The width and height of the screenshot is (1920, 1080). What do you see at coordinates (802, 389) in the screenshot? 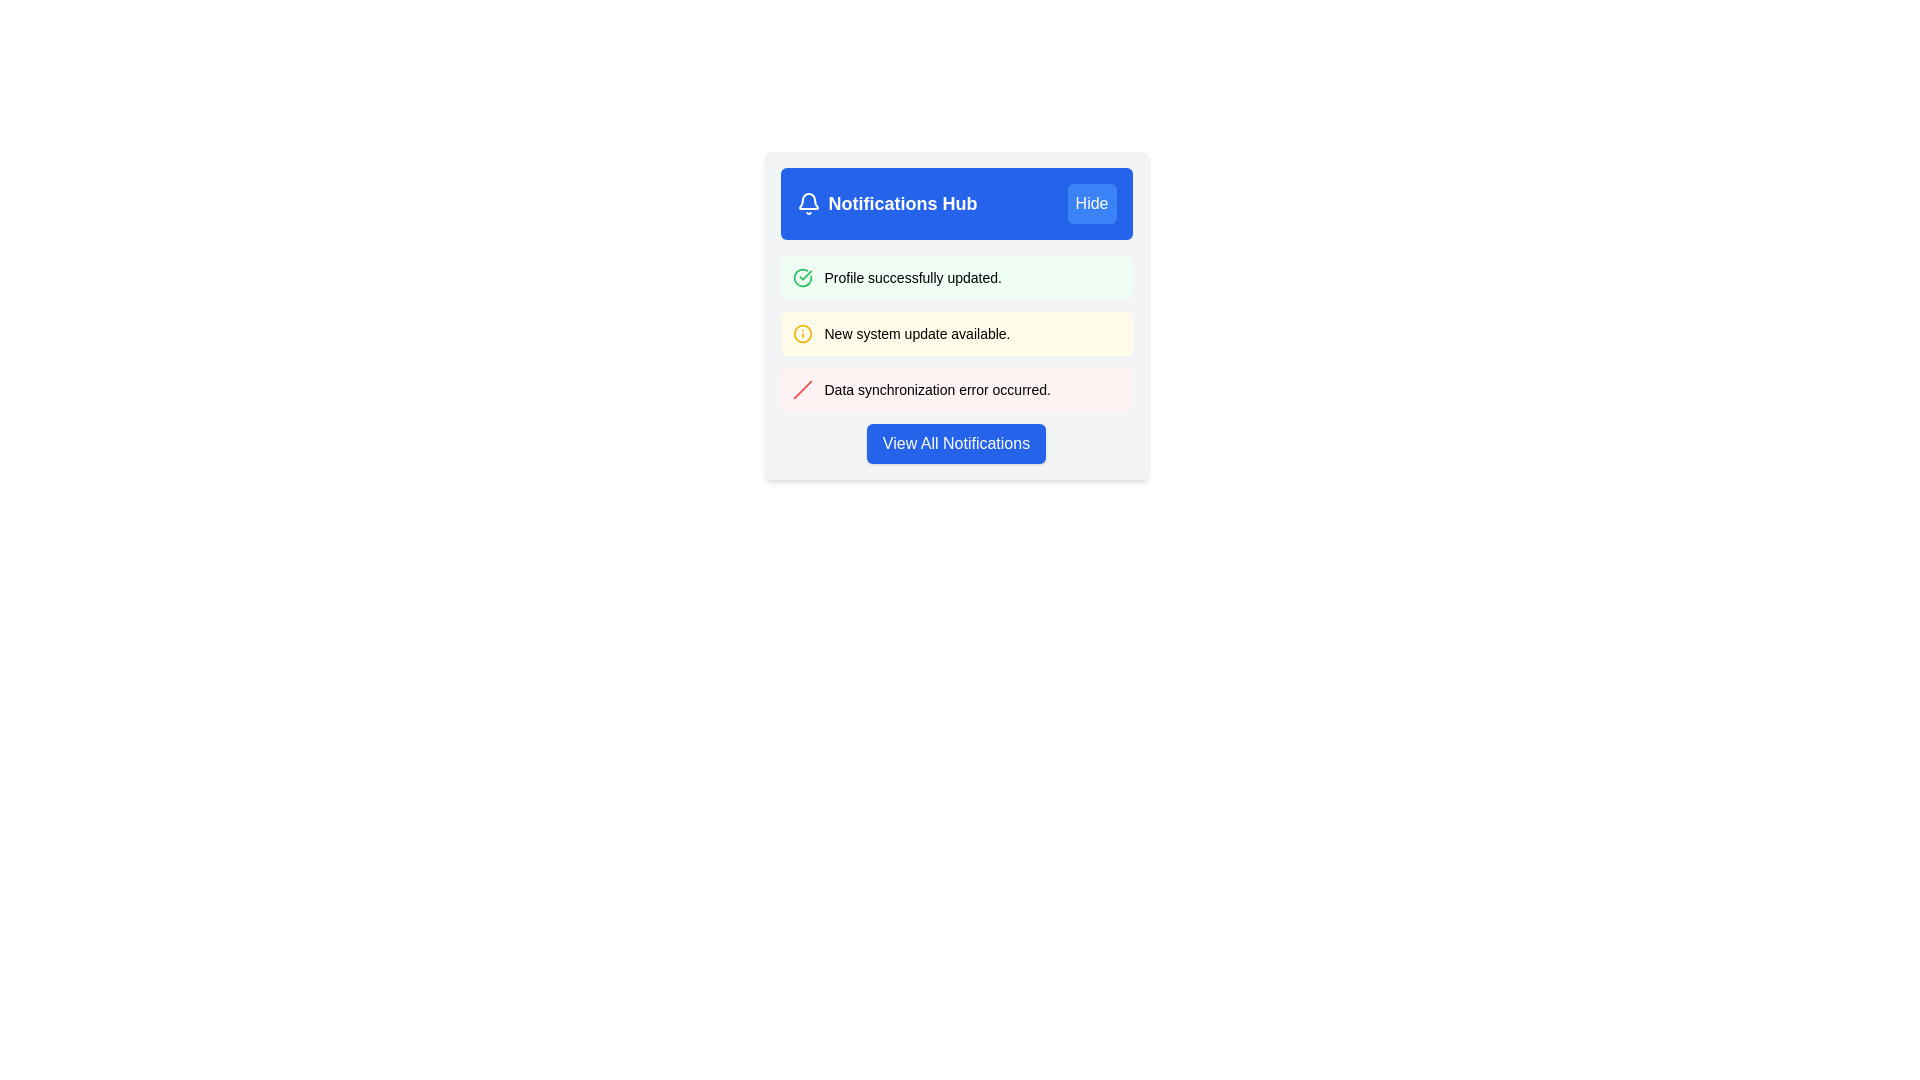
I see `the error icon indicating a 'Data synchronization error occurred' within the notification at the top-right corner` at bounding box center [802, 389].